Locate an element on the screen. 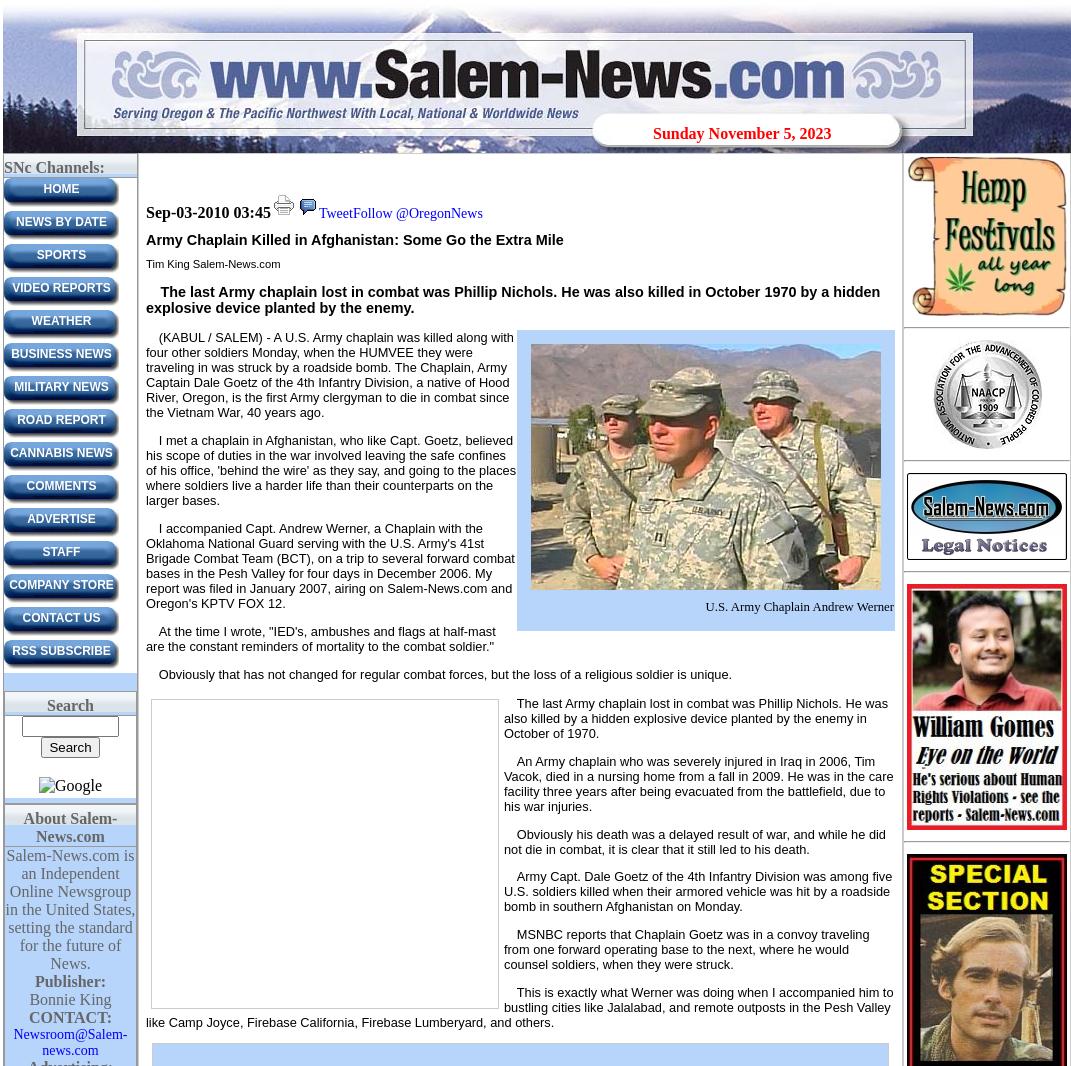 The image size is (1071, 1066). 'RSS Subscribe' is located at coordinates (60, 650).